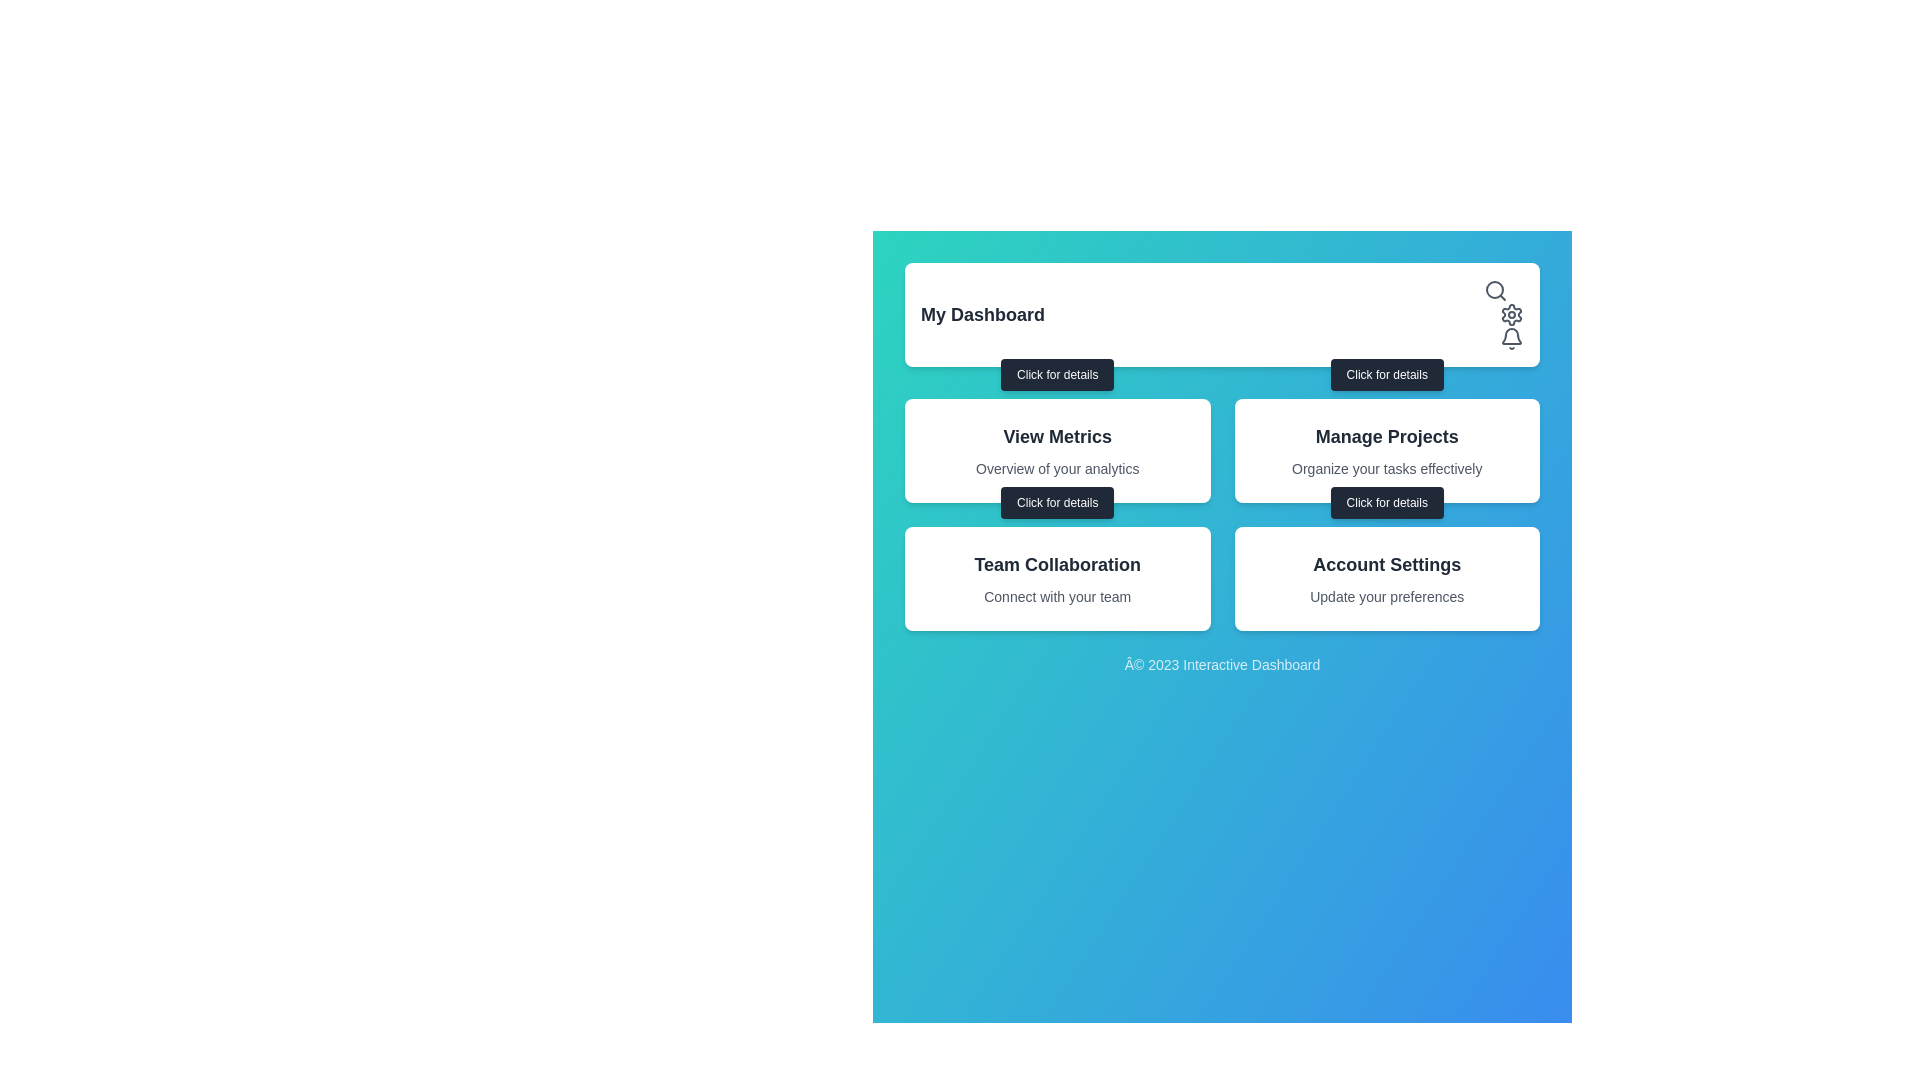 The image size is (1920, 1080). I want to click on the small gray cogwheel icon in the upper right corner of the interface, so click(1512, 315).